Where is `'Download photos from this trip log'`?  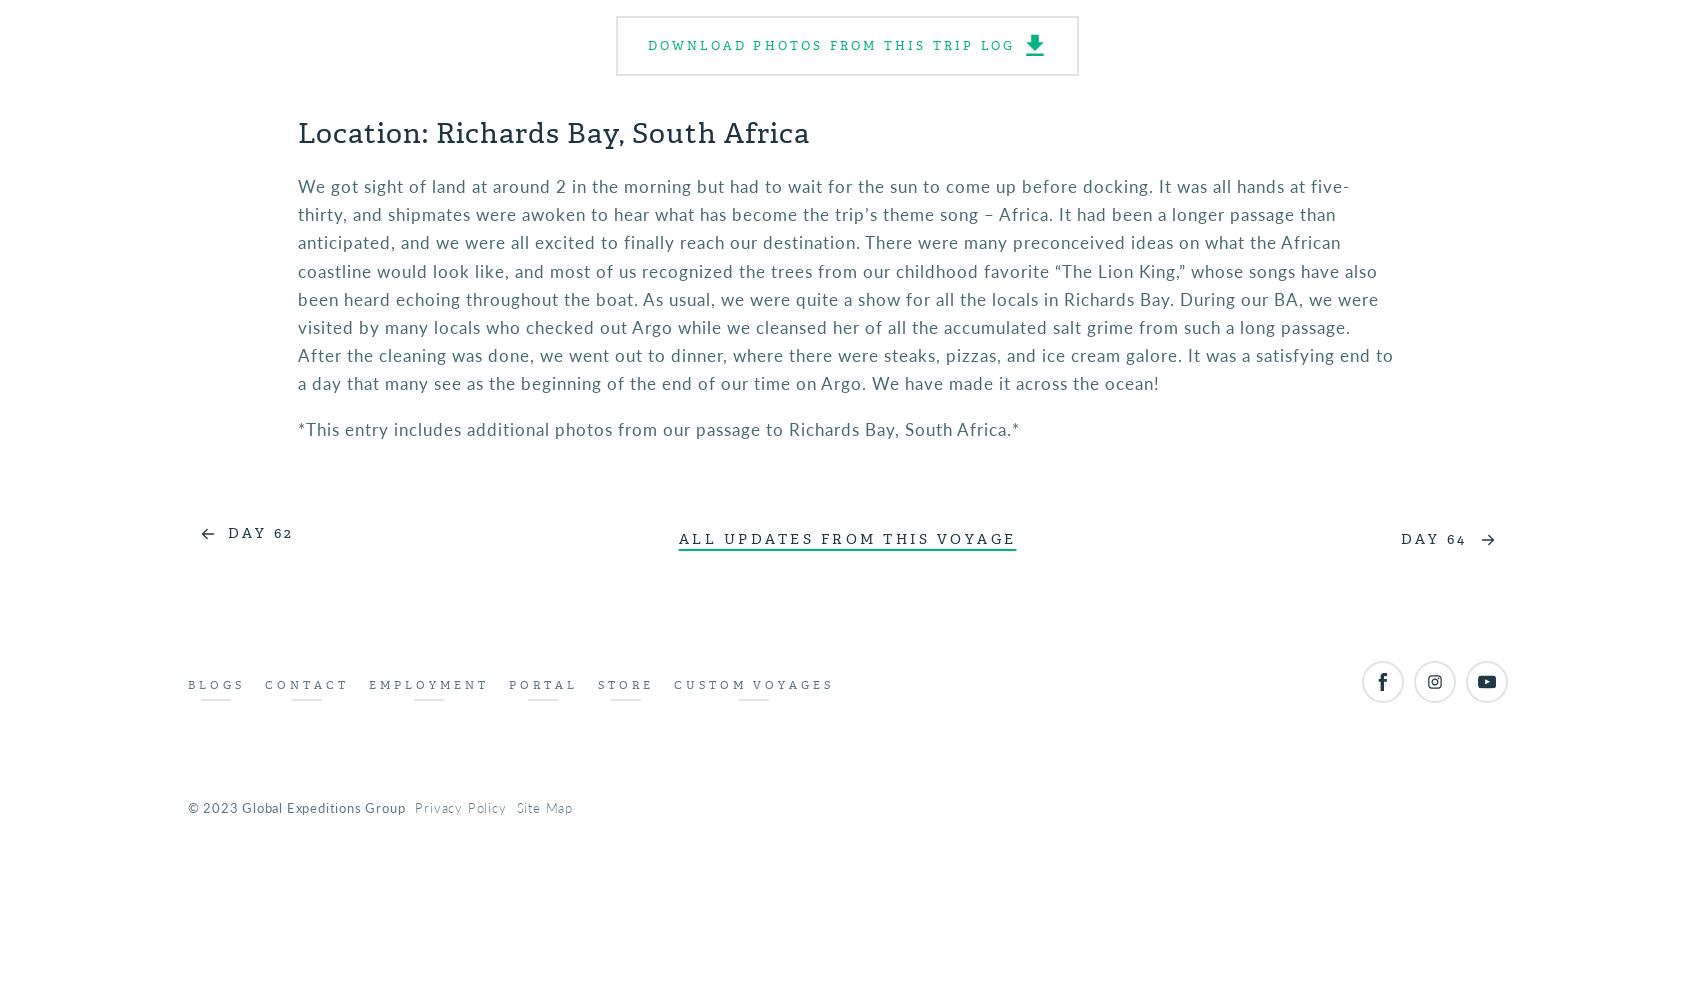
'Download photos from this trip log' is located at coordinates (831, 45).